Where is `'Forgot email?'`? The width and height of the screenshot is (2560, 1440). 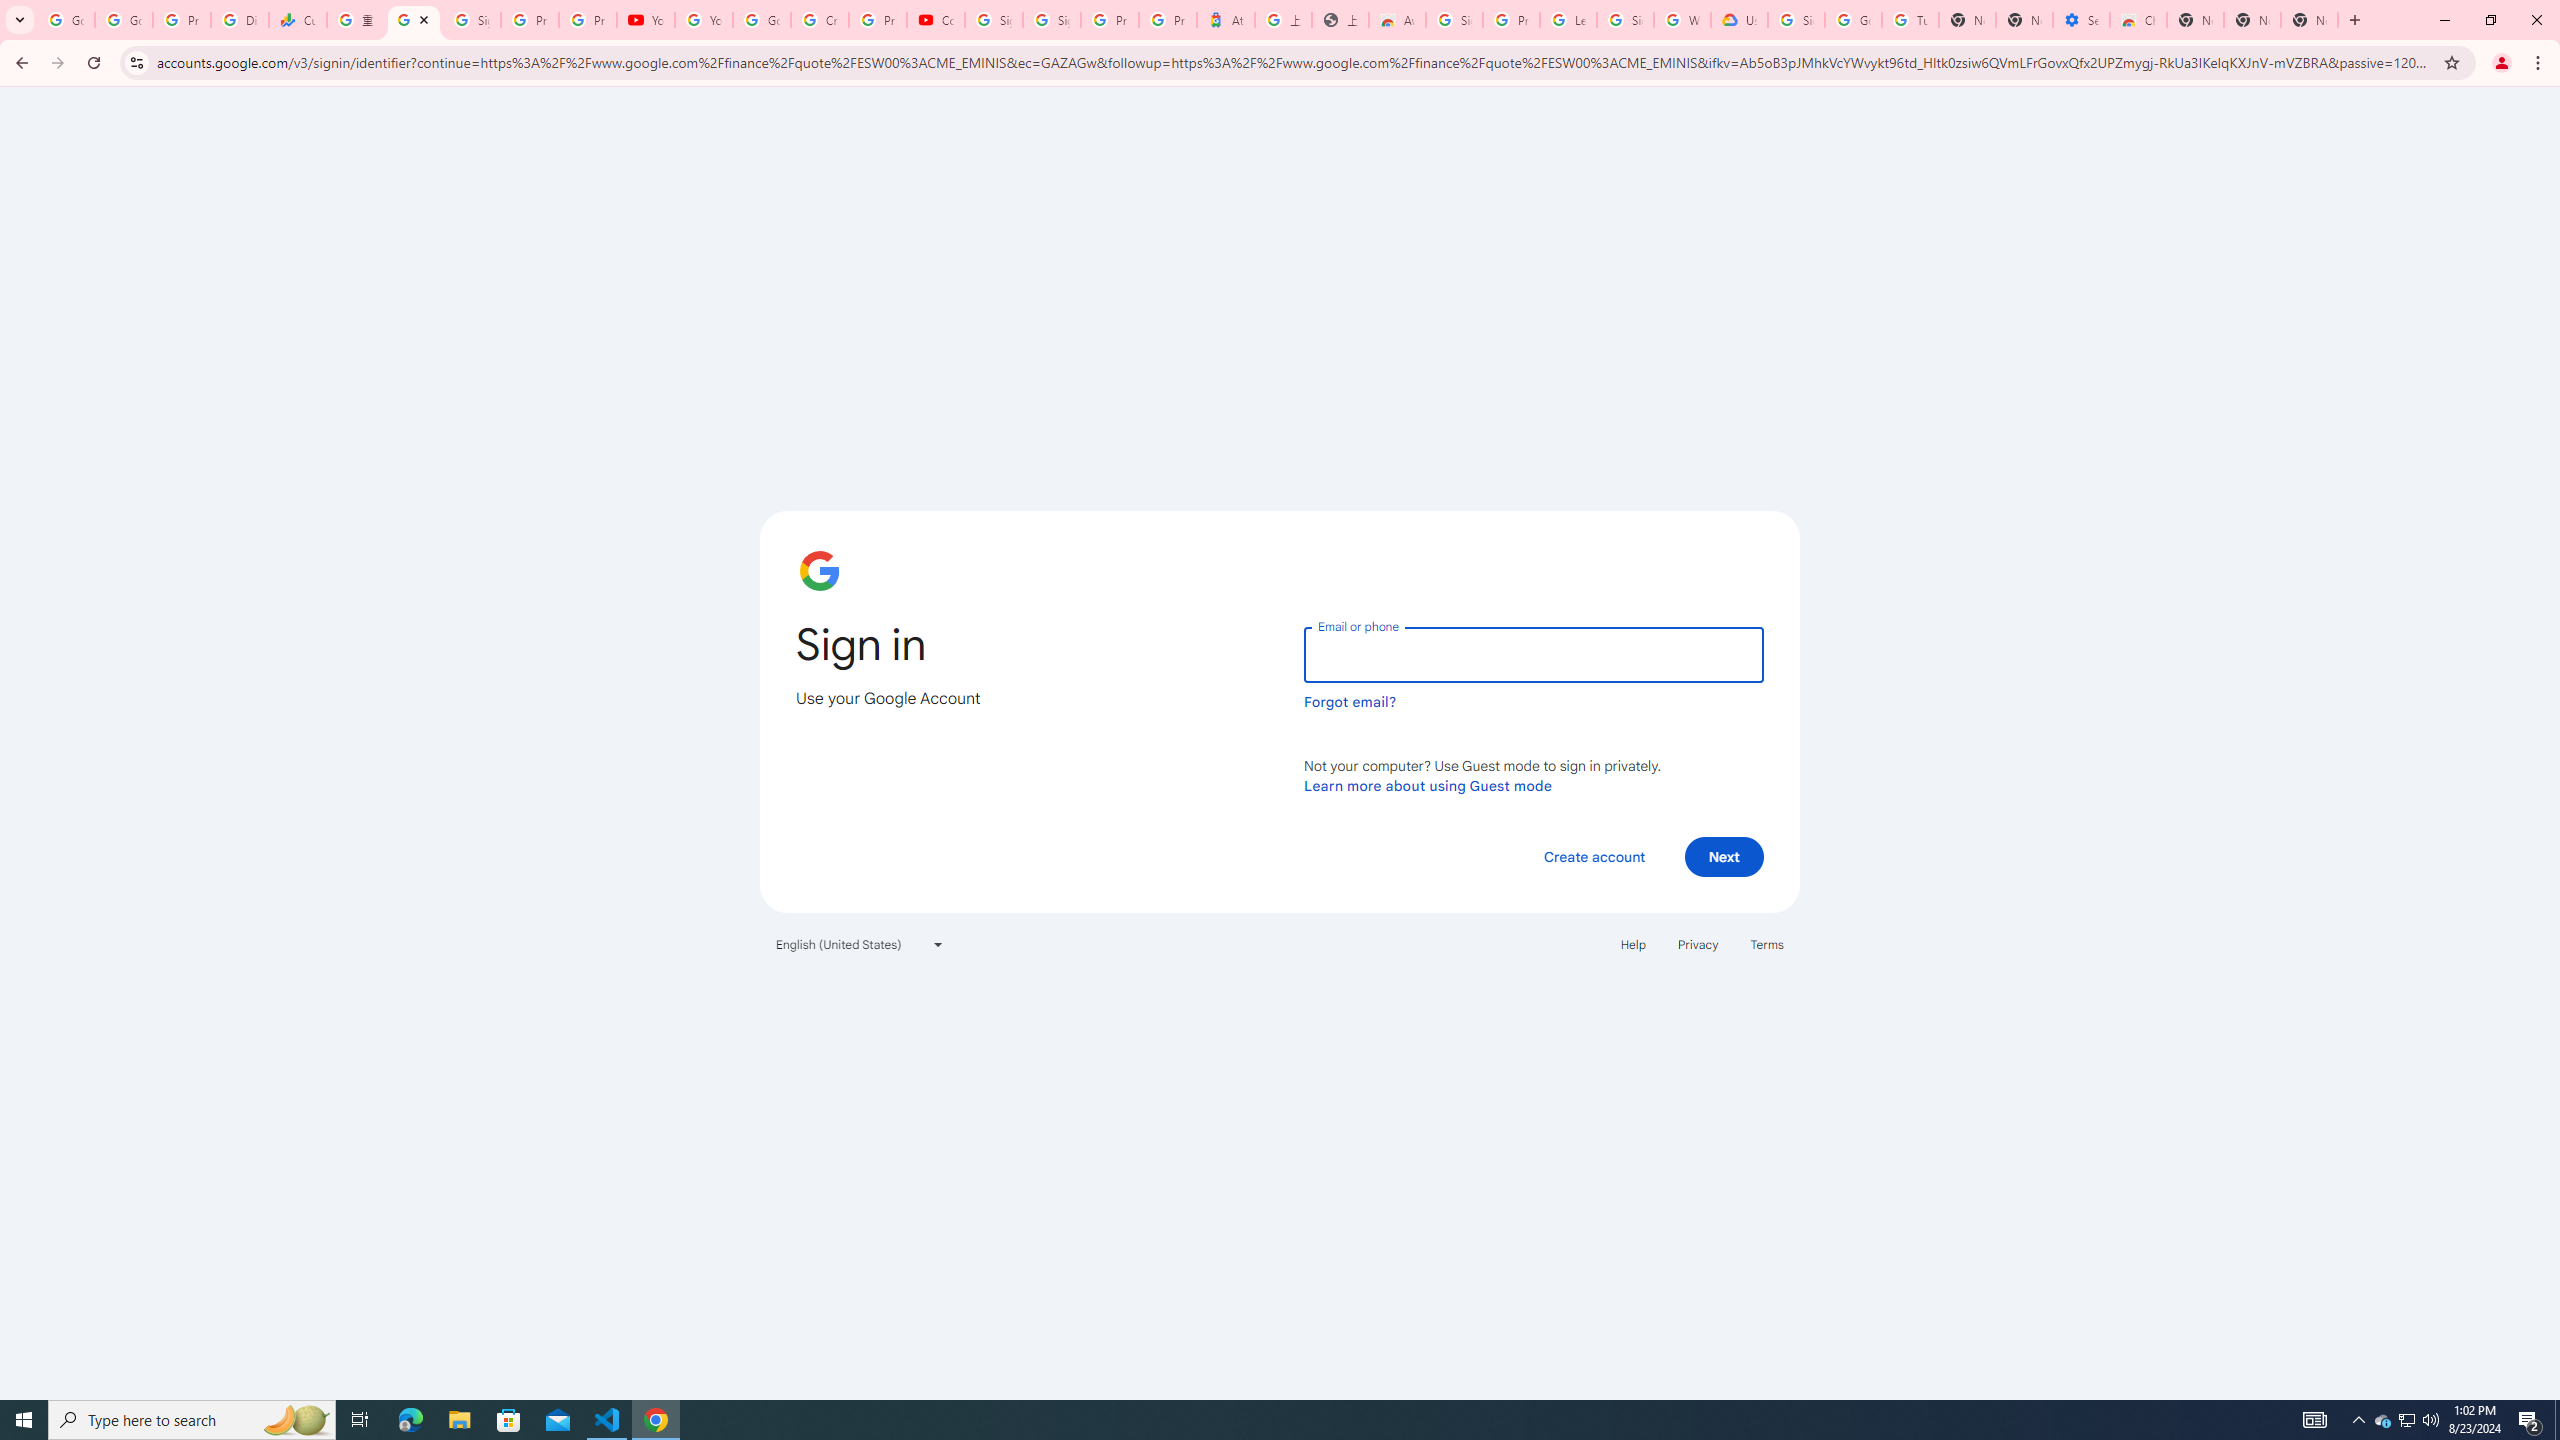 'Forgot email?' is located at coordinates (1349, 701).